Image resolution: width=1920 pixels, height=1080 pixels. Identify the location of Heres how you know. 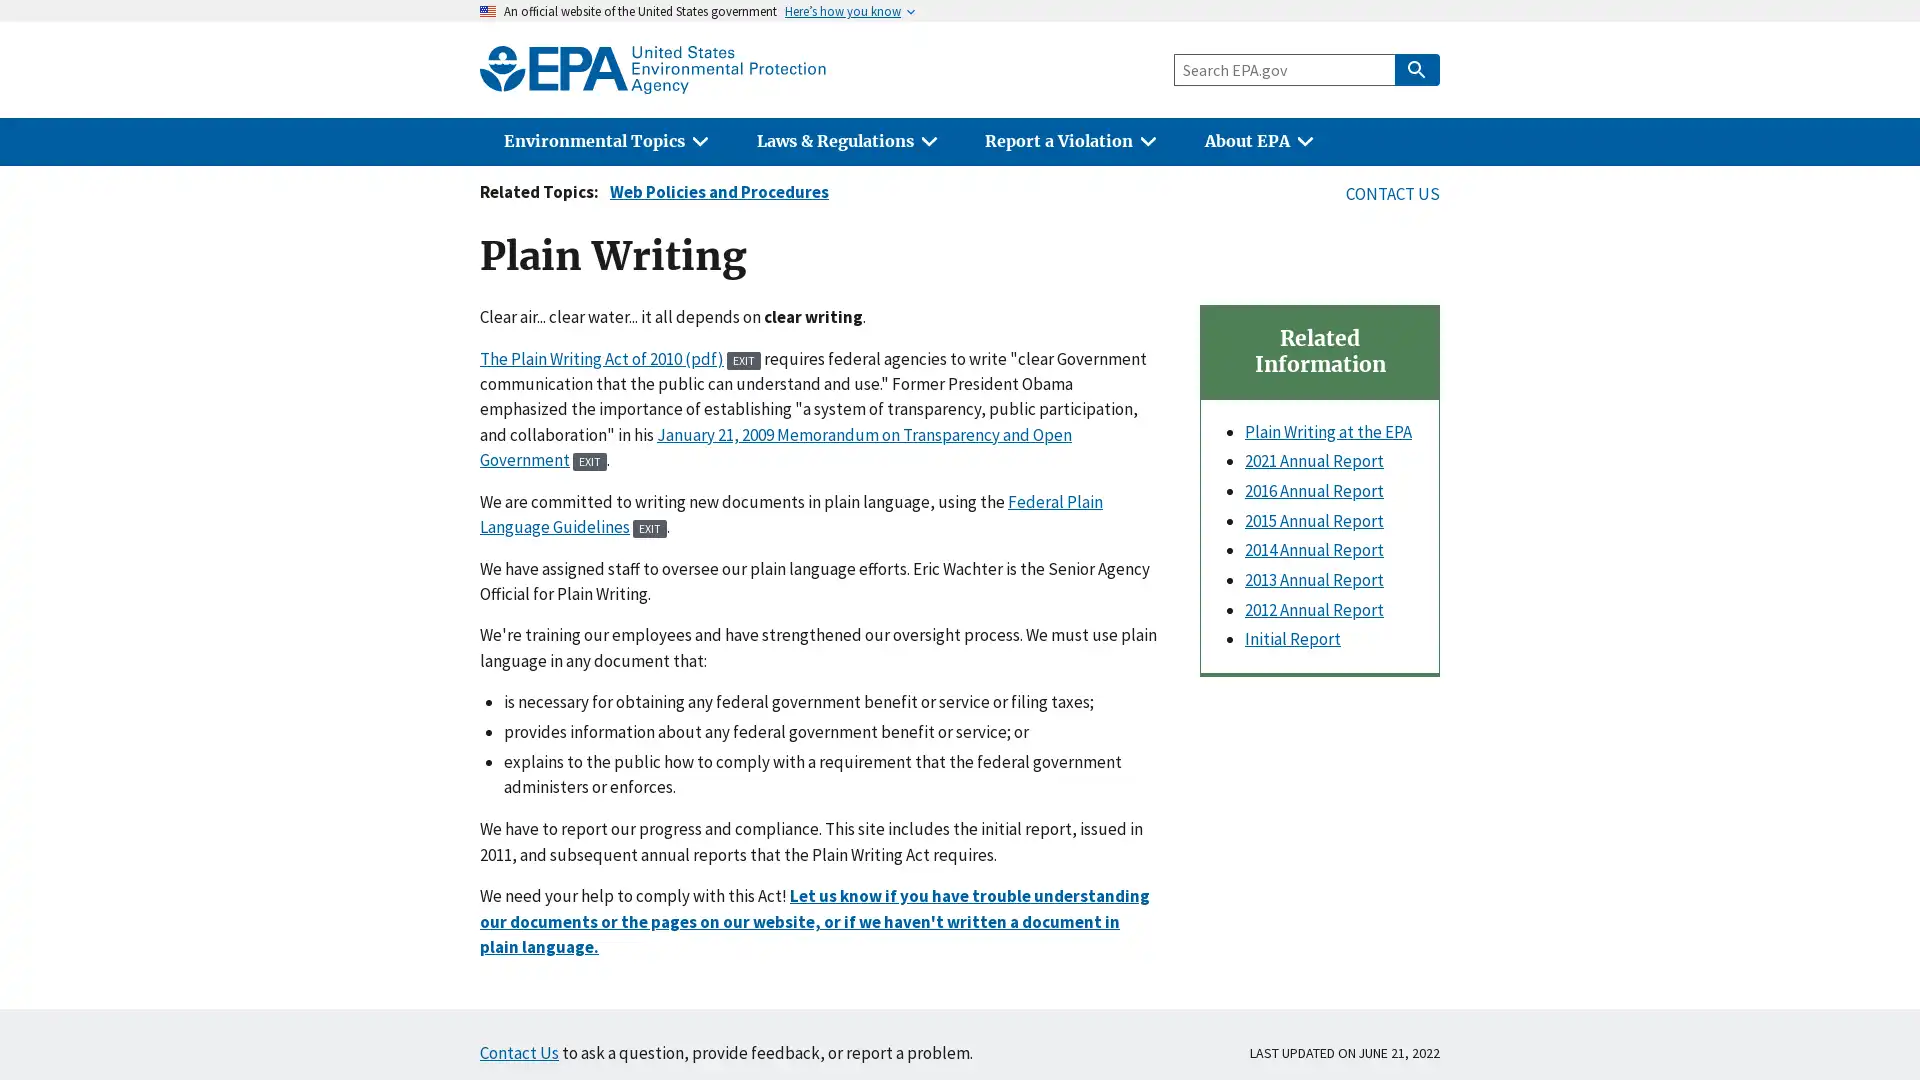
(843, 11).